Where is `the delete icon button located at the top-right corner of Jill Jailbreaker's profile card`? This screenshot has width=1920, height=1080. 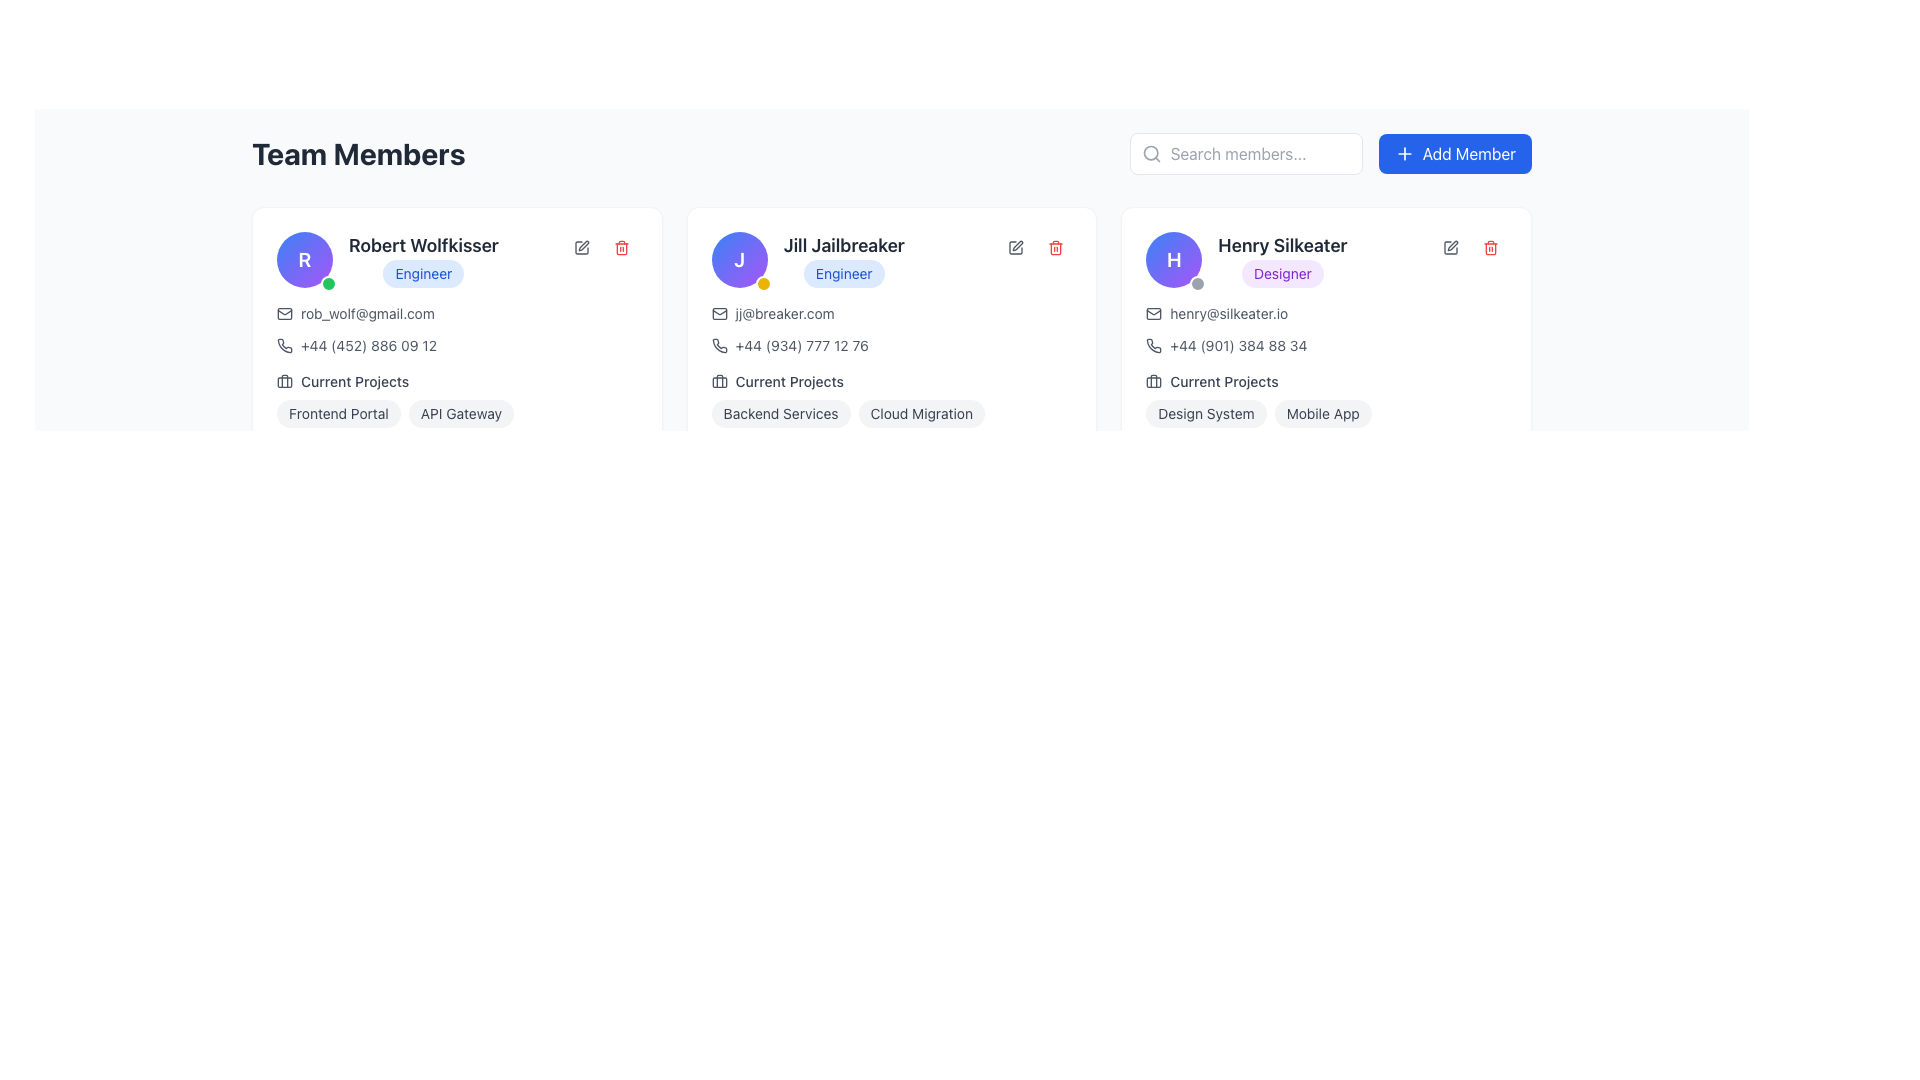 the delete icon button located at the top-right corner of Jill Jailbreaker's profile card is located at coordinates (1055, 246).